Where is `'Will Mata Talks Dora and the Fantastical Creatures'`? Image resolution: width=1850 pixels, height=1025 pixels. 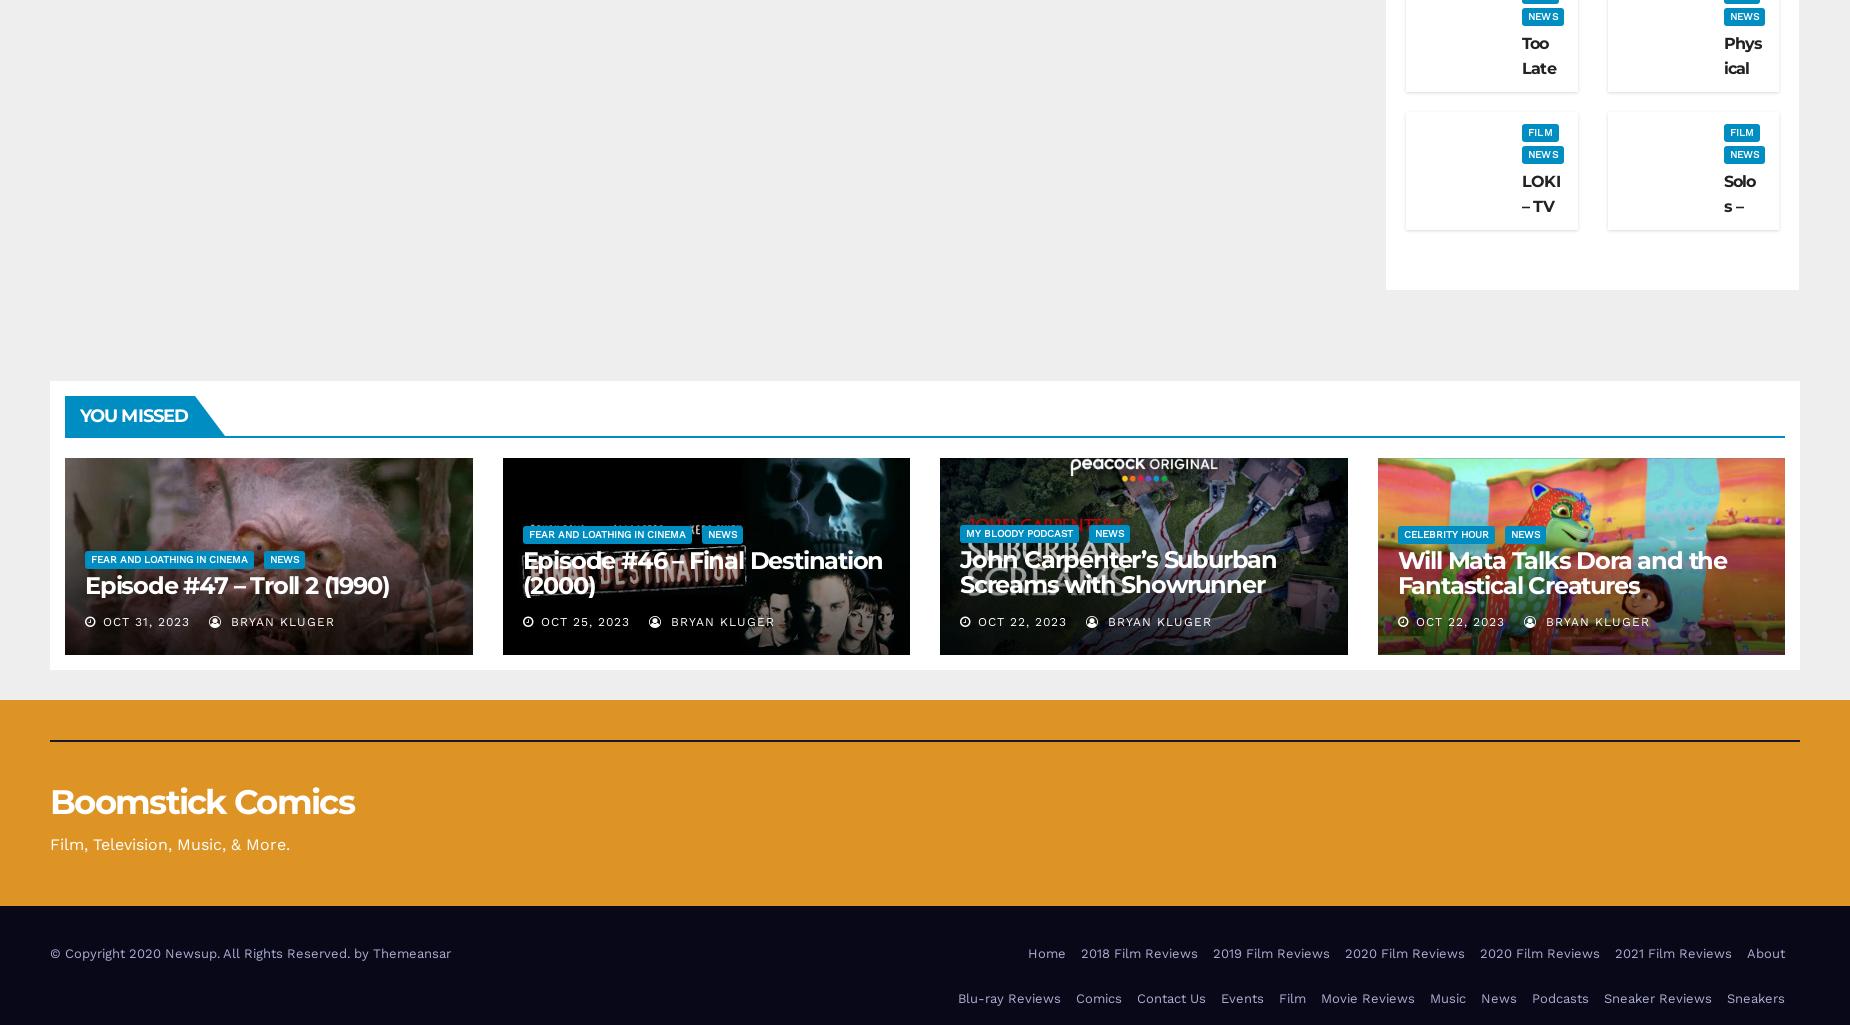 'Will Mata Talks Dora and the Fantastical Creatures' is located at coordinates (1561, 572).